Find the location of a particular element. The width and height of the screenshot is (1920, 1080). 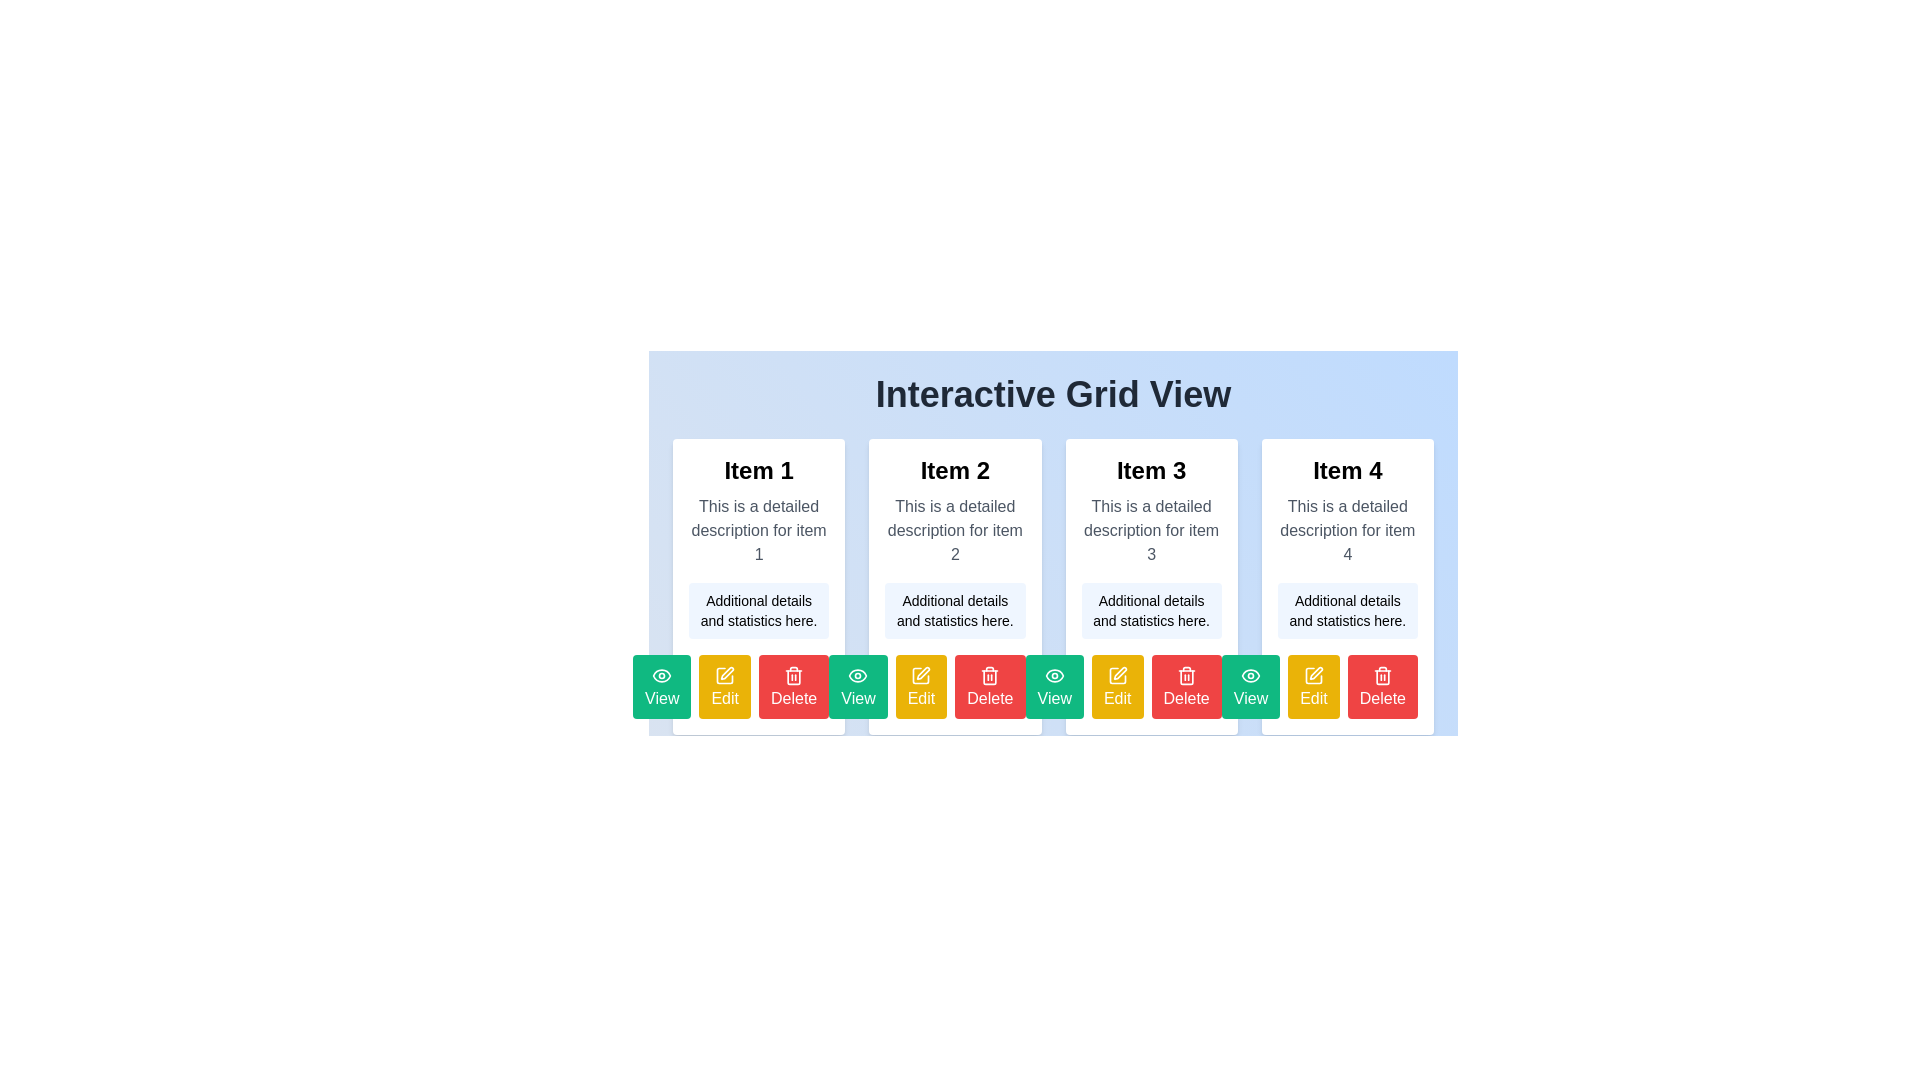

the Edit button located in the bottom row beneath the description block for 'Item 1' in the interactive grid view is located at coordinates (724, 685).